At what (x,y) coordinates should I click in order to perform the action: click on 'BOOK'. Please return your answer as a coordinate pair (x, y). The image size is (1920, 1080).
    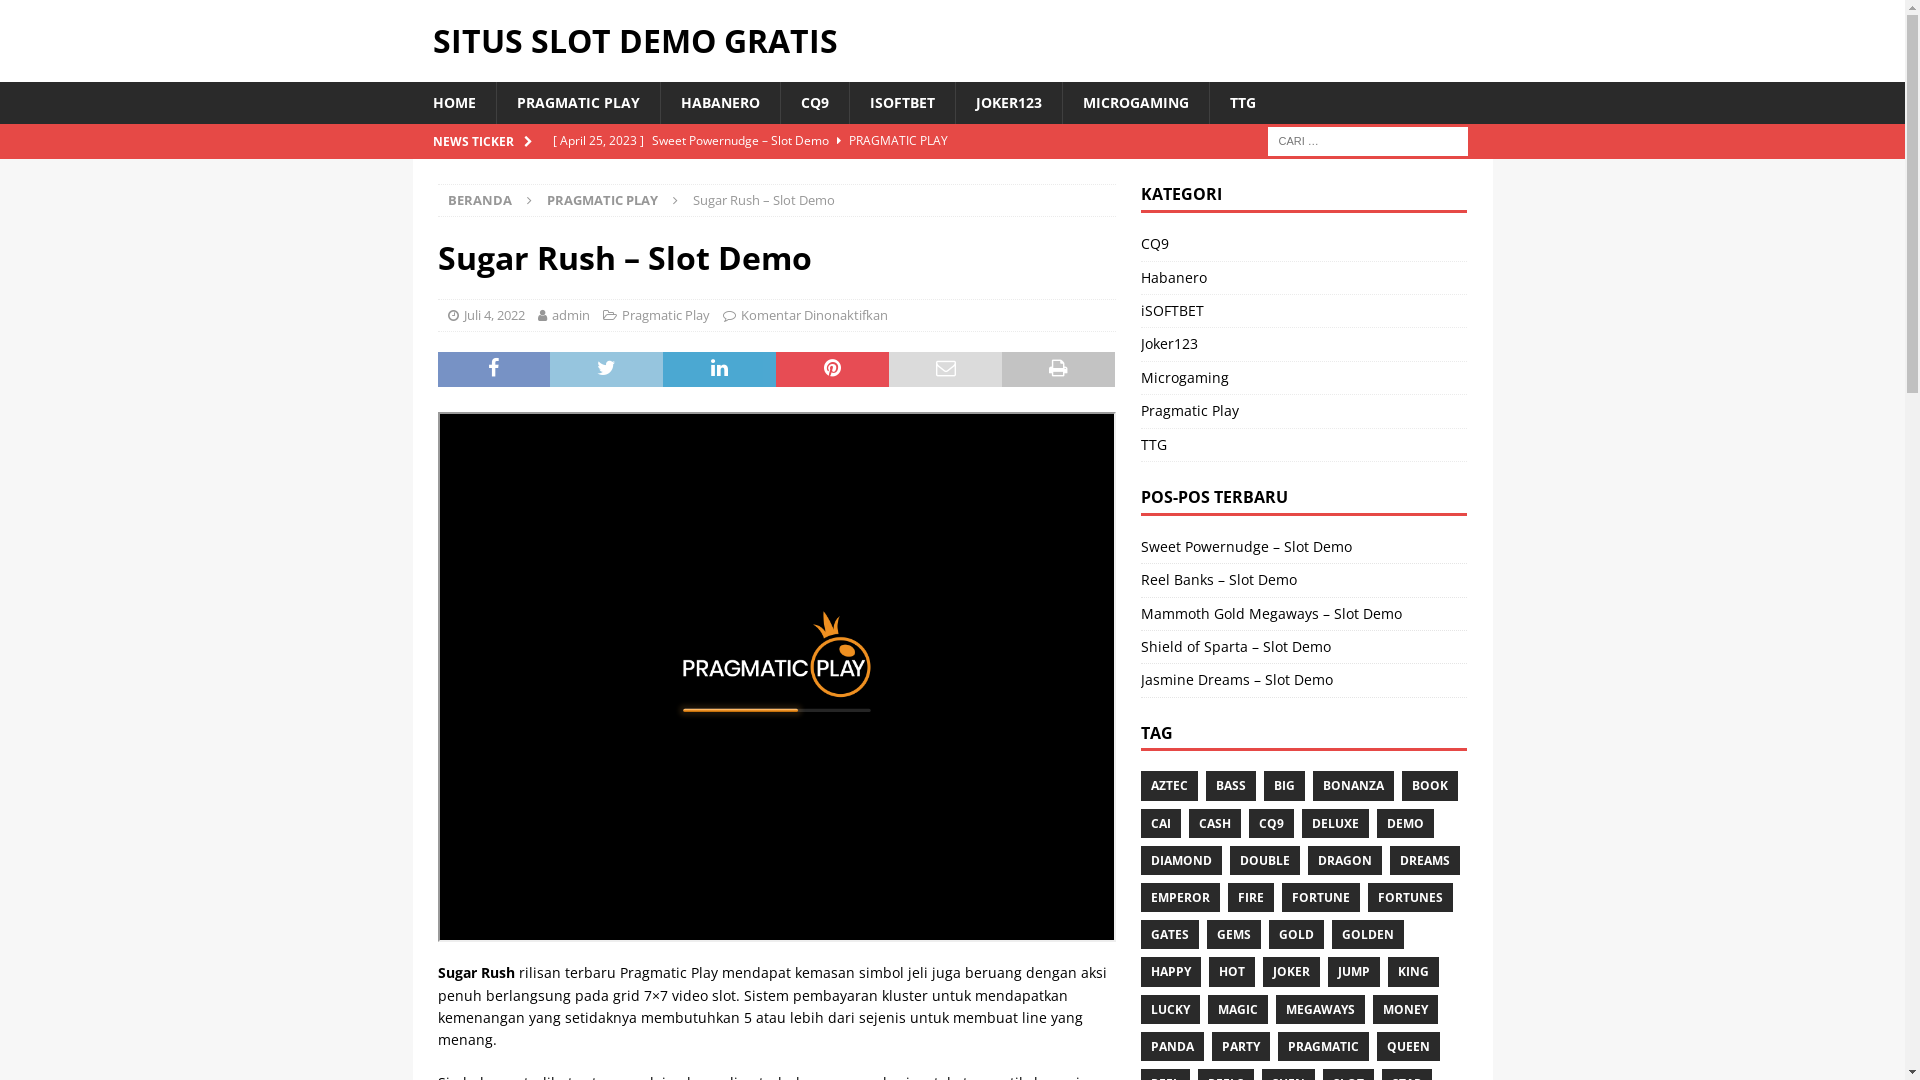
    Looking at the image, I should click on (1429, 784).